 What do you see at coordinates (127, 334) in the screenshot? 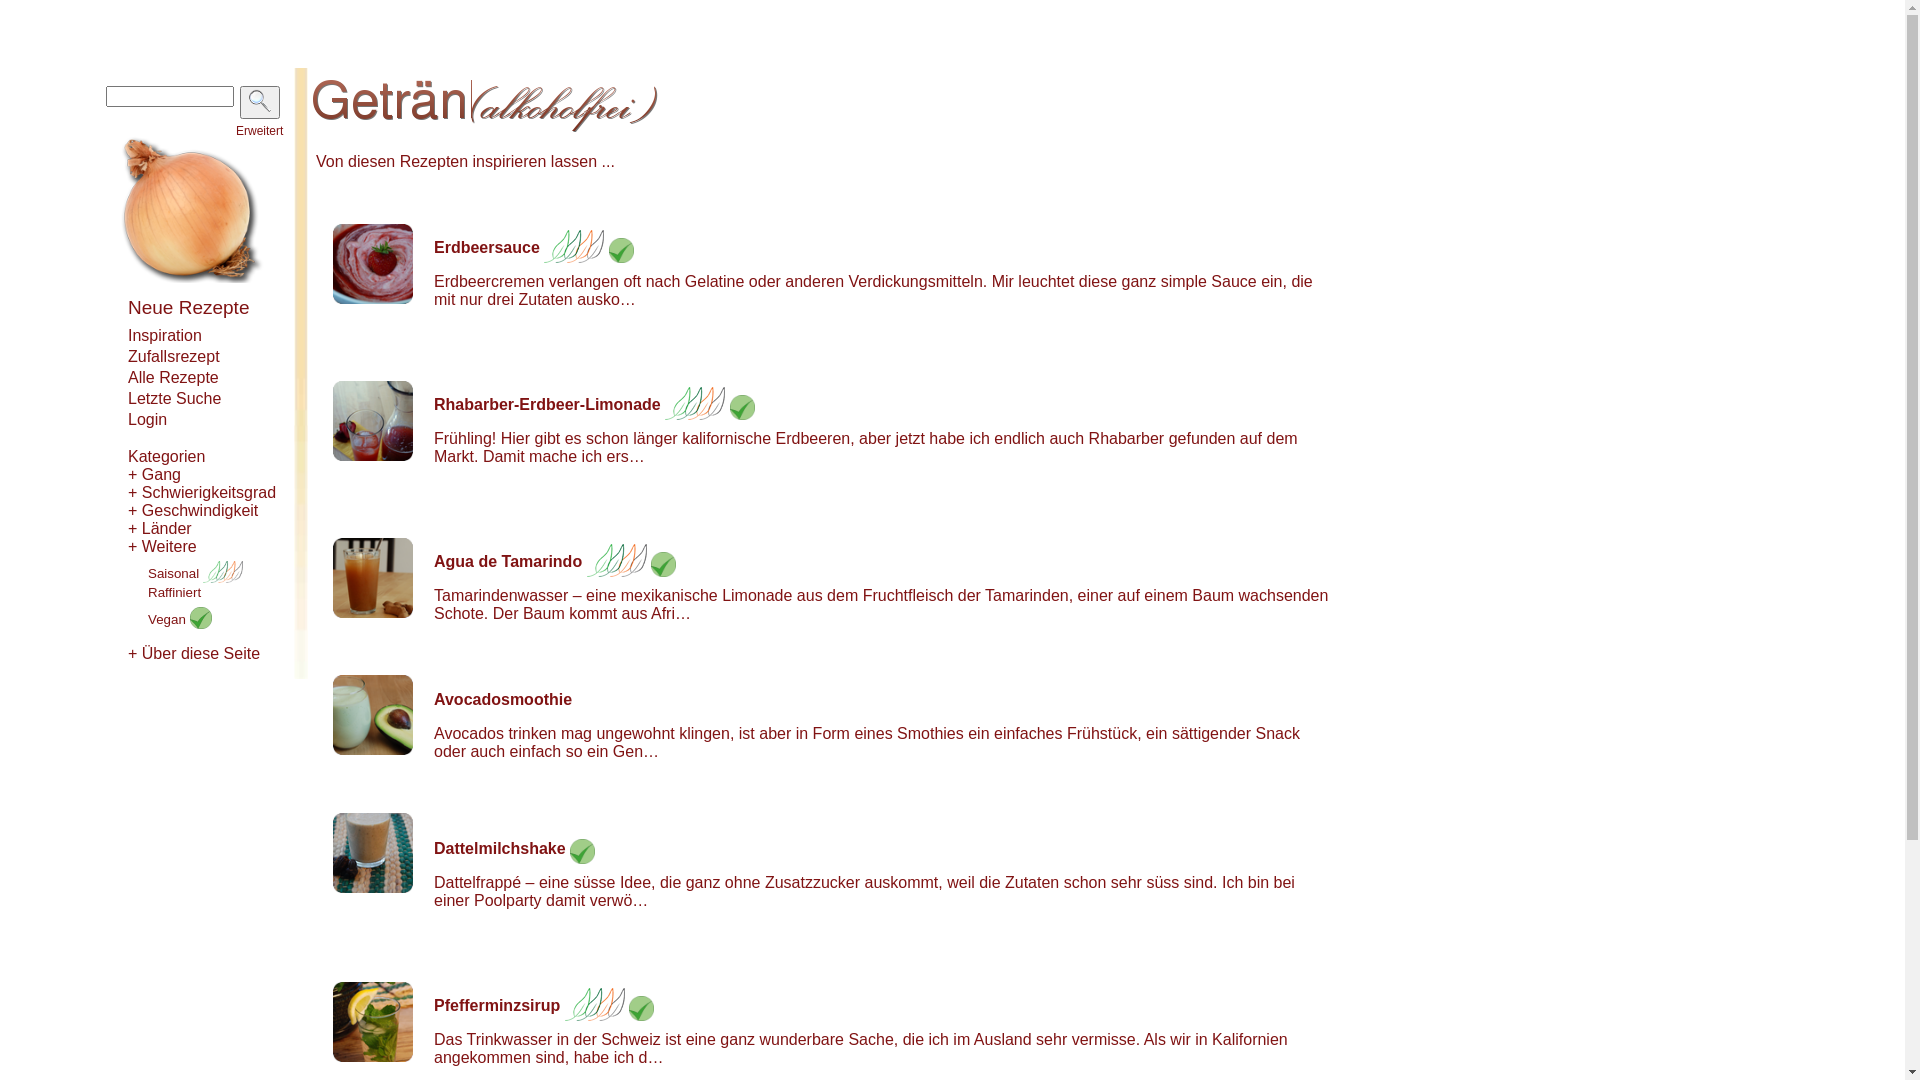
I see `'Inspiration'` at bounding box center [127, 334].